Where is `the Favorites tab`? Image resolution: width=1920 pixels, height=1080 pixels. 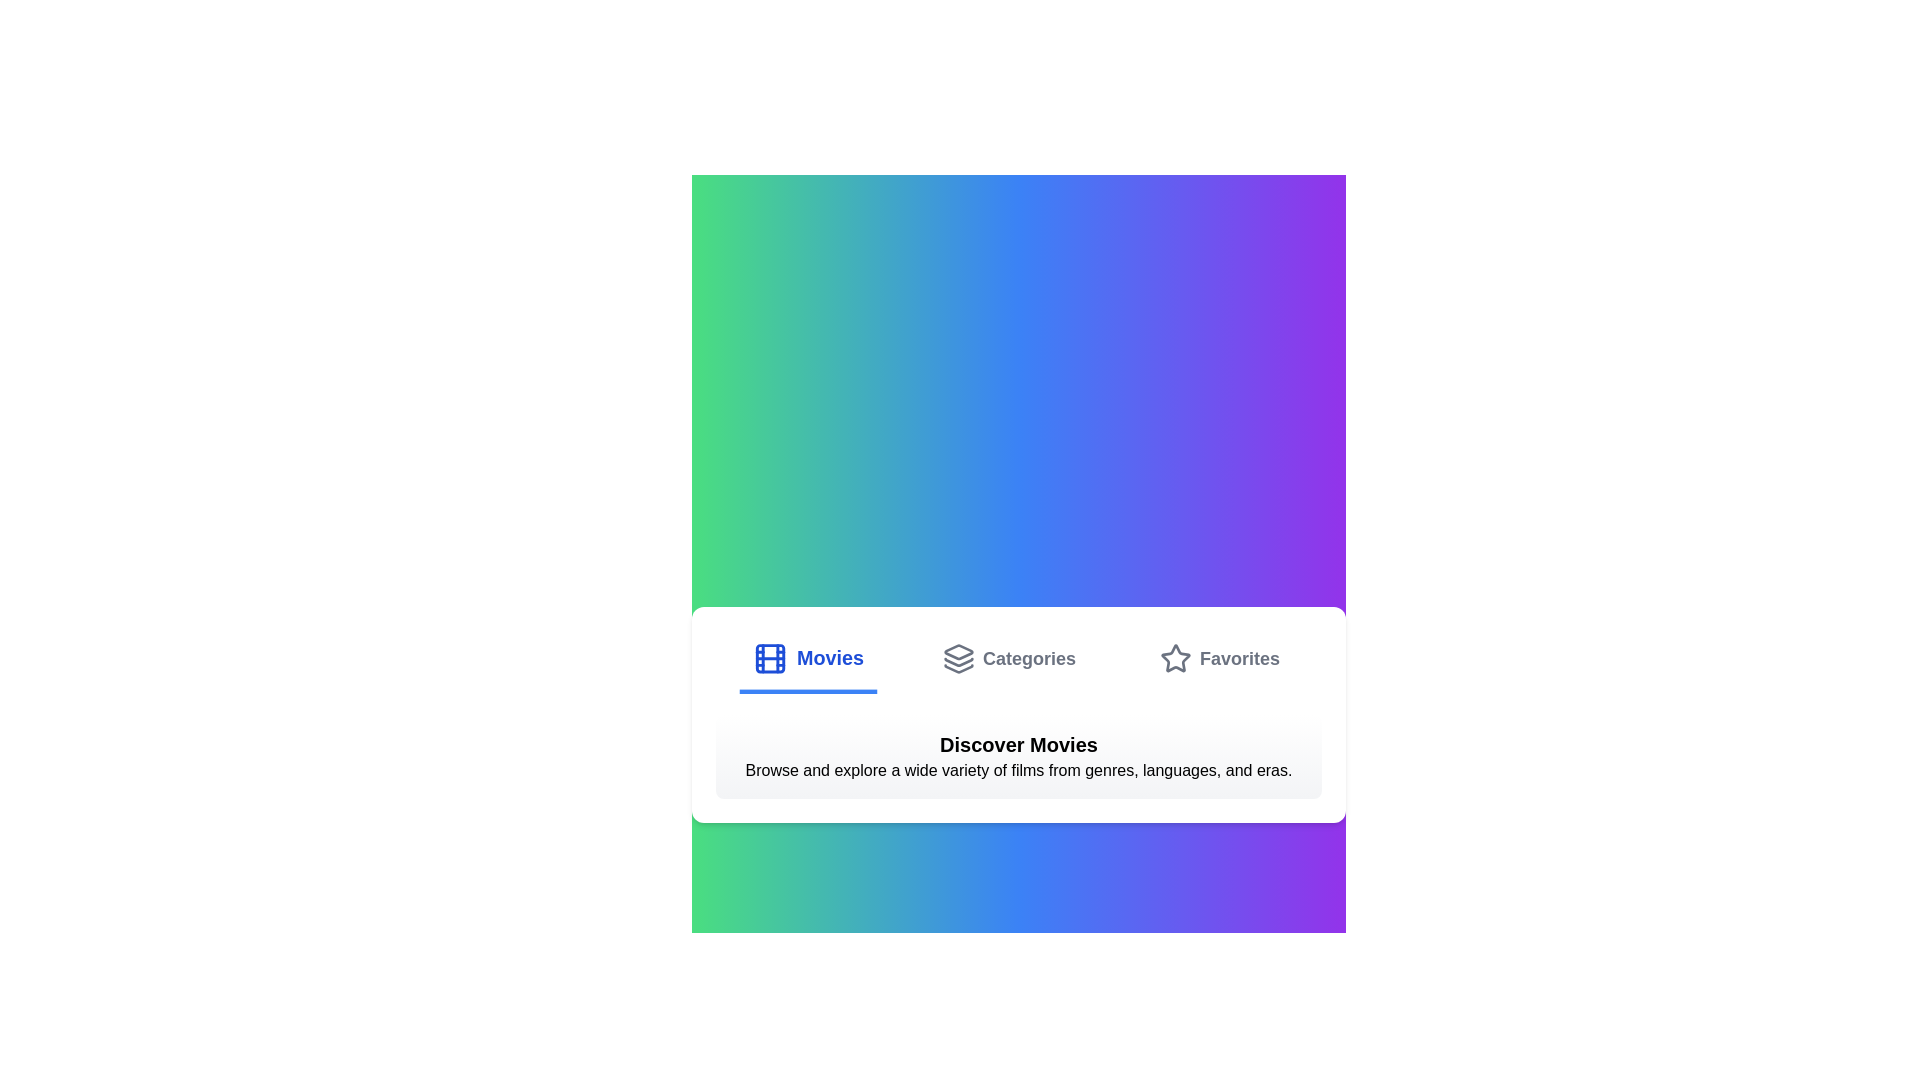 the Favorites tab is located at coordinates (1218, 660).